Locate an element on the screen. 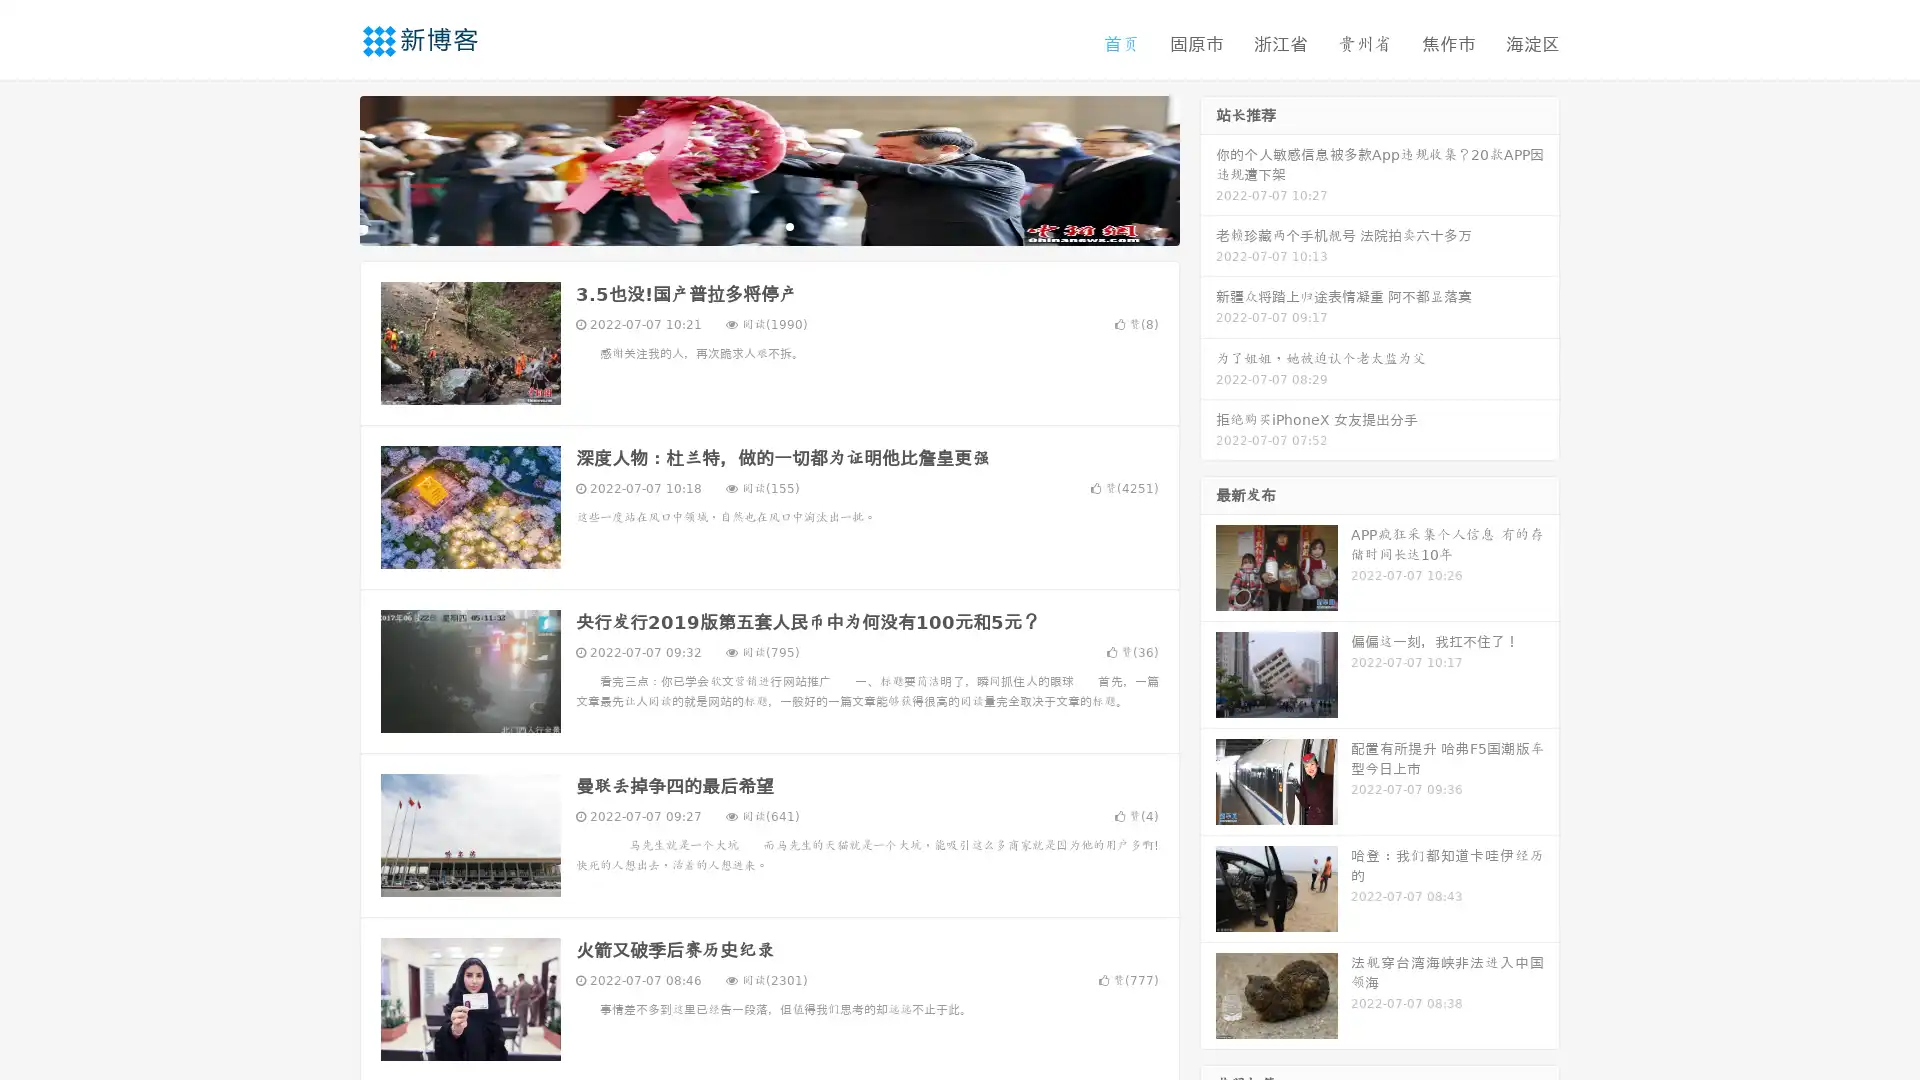 The width and height of the screenshot is (1920, 1080). Go to slide 3 is located at coordinates (789, 225).